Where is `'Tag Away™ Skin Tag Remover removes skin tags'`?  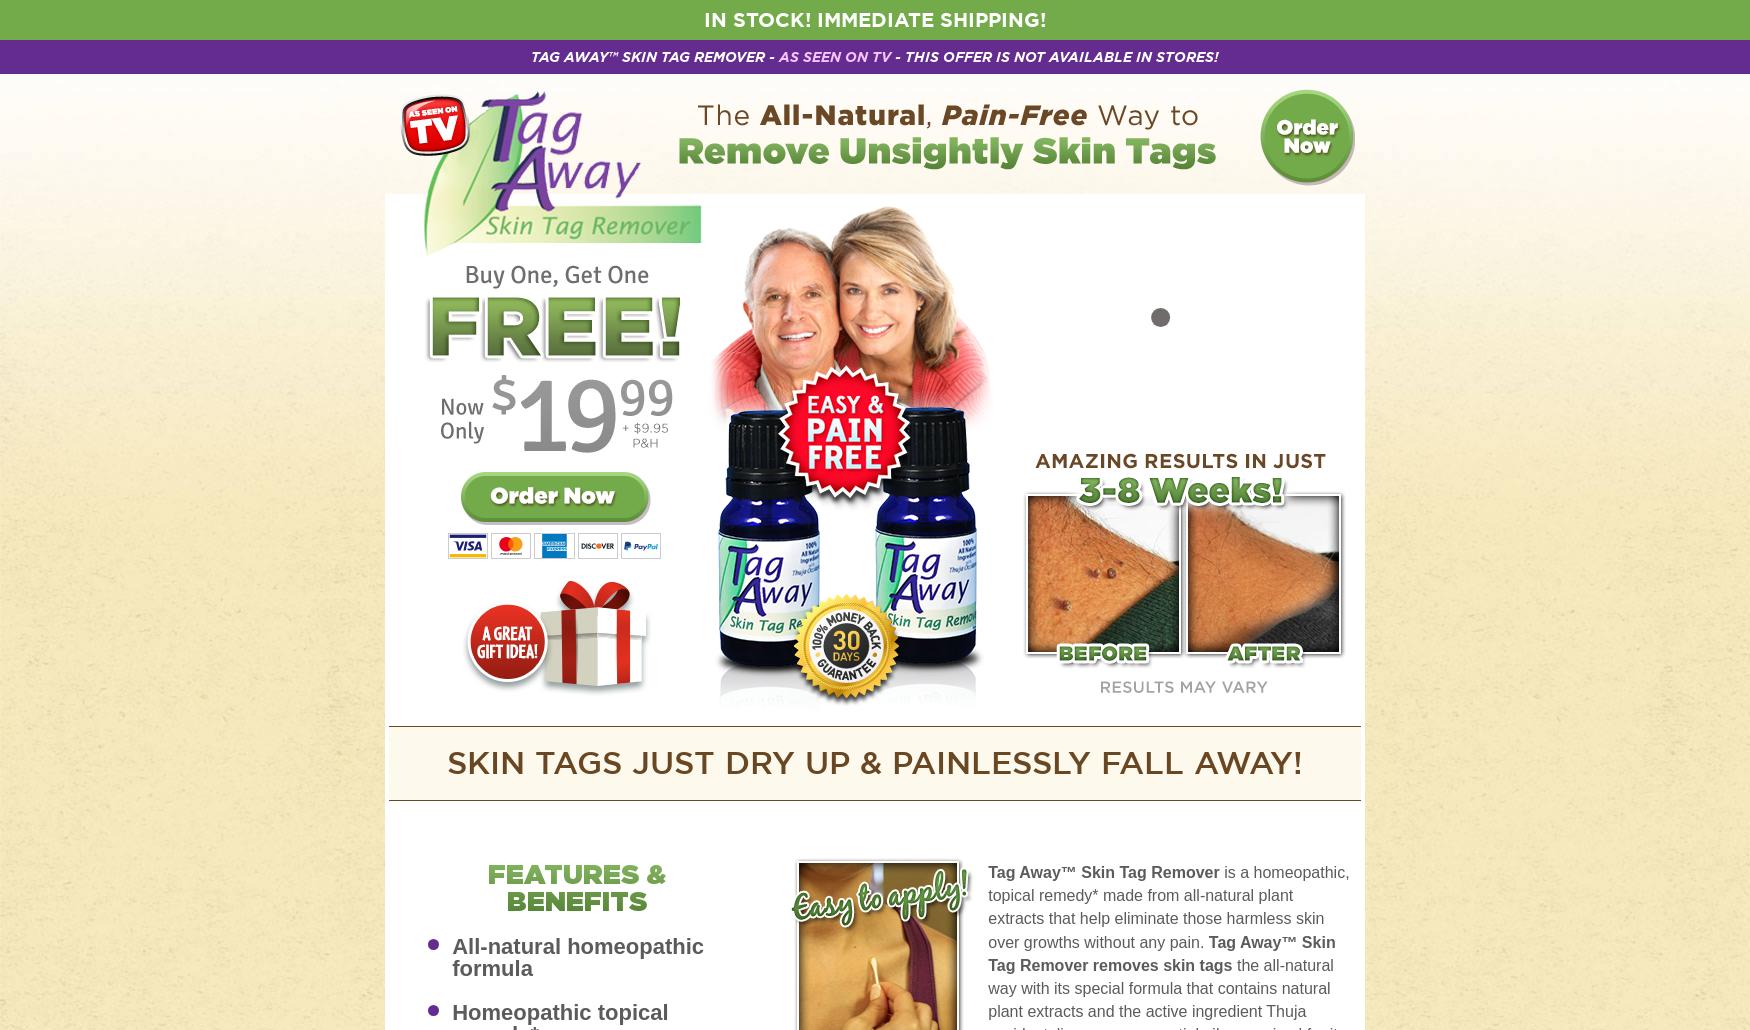
'Tag Away™ Skin Tag Remover removes skin tags' is located at coordinates (1160, 951).